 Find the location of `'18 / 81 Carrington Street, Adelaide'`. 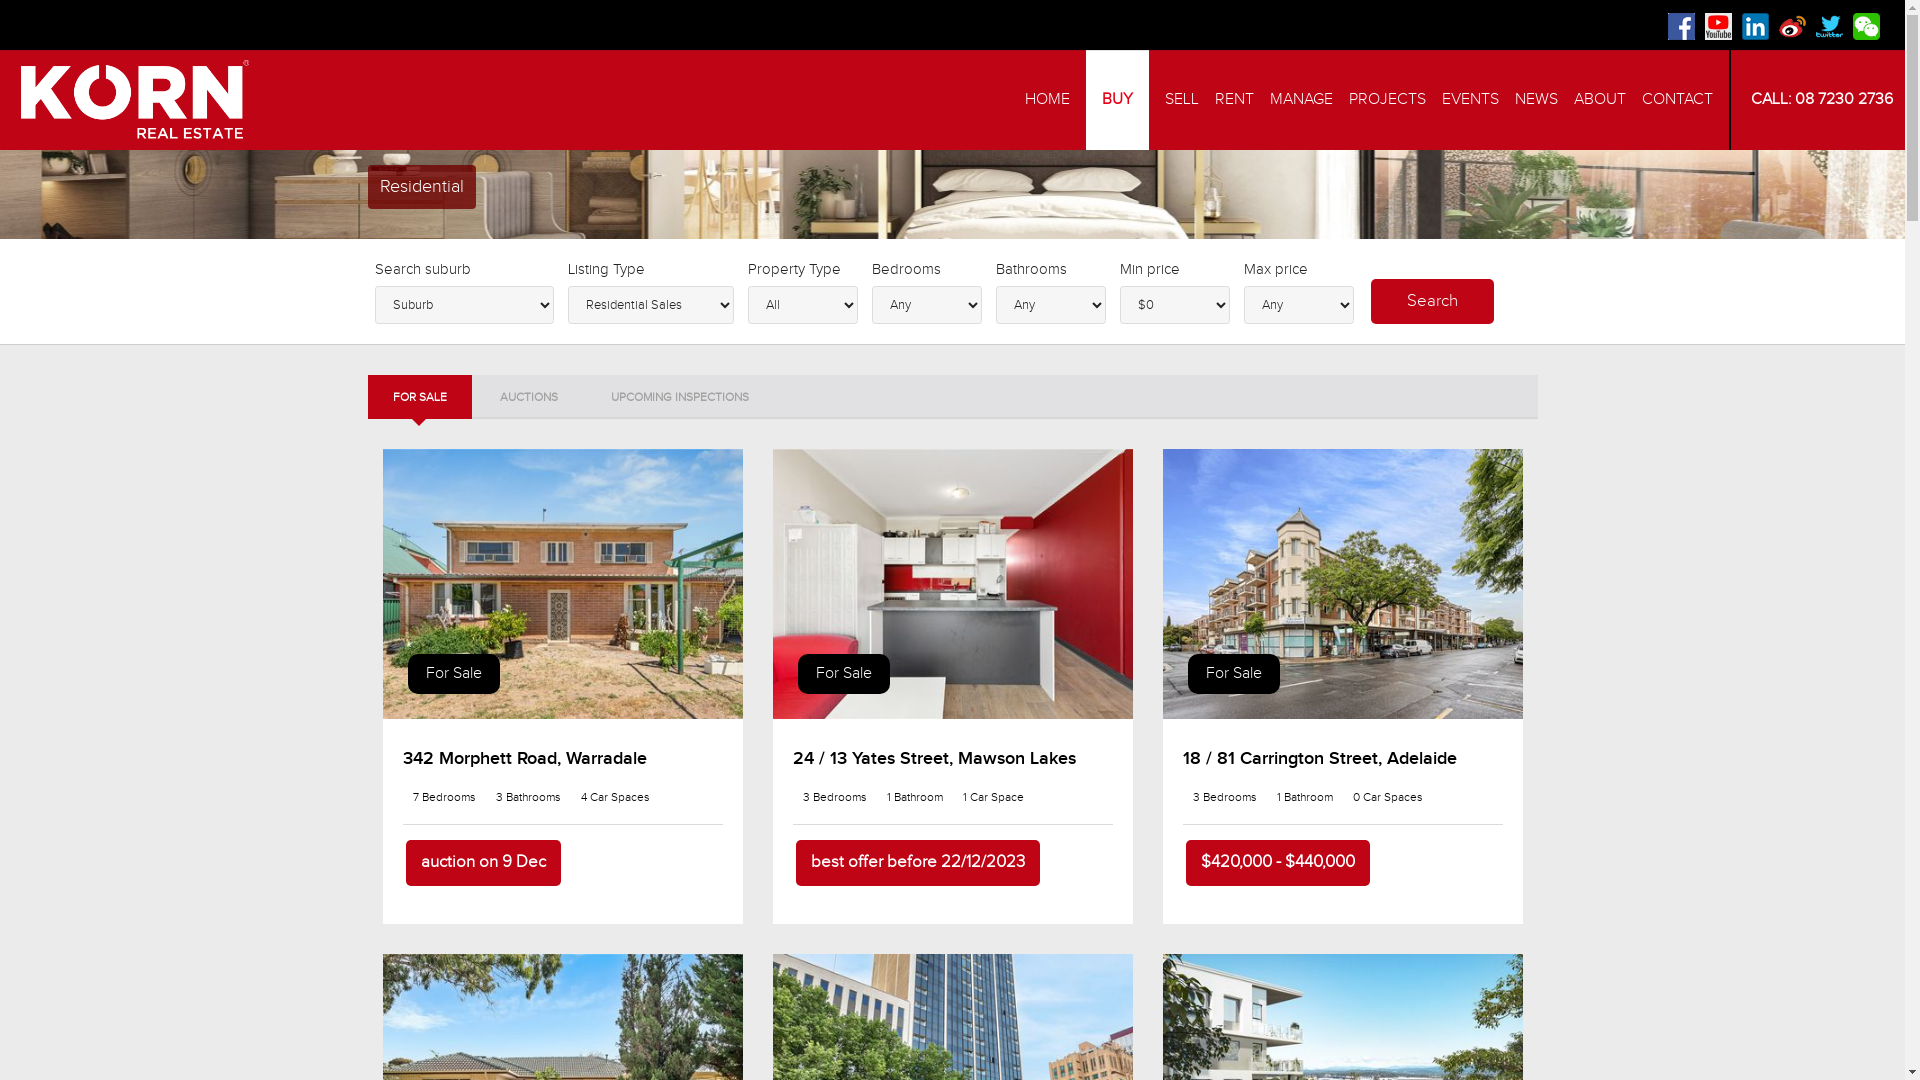

'18 / 81 Carrington Street, Adelaide' is located at coordinates (1319, 758).